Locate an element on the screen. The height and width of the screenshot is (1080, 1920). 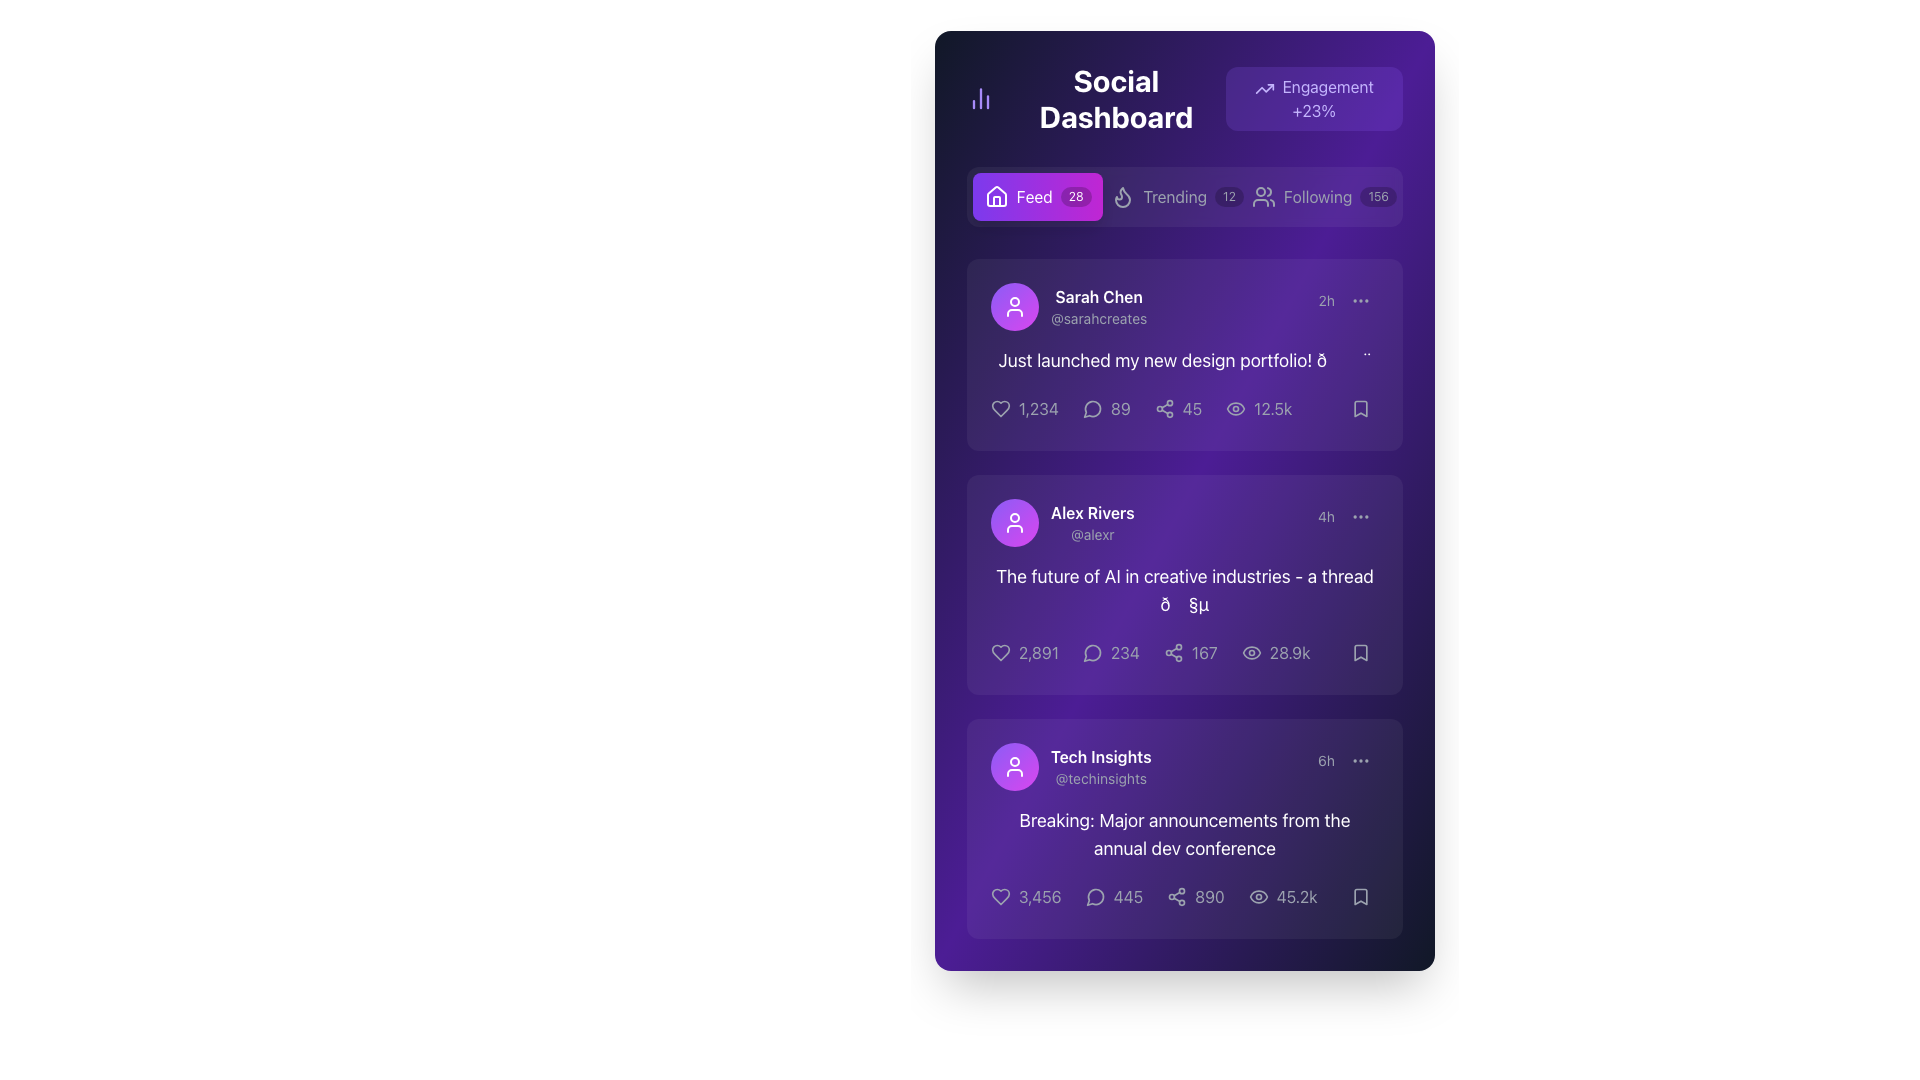
the user profile icon in the Profile Header, which is a circular icon filled with gradient coloring from violet to fuchsia, containing a white user icon in its center is located at coordinates (1068, 307).